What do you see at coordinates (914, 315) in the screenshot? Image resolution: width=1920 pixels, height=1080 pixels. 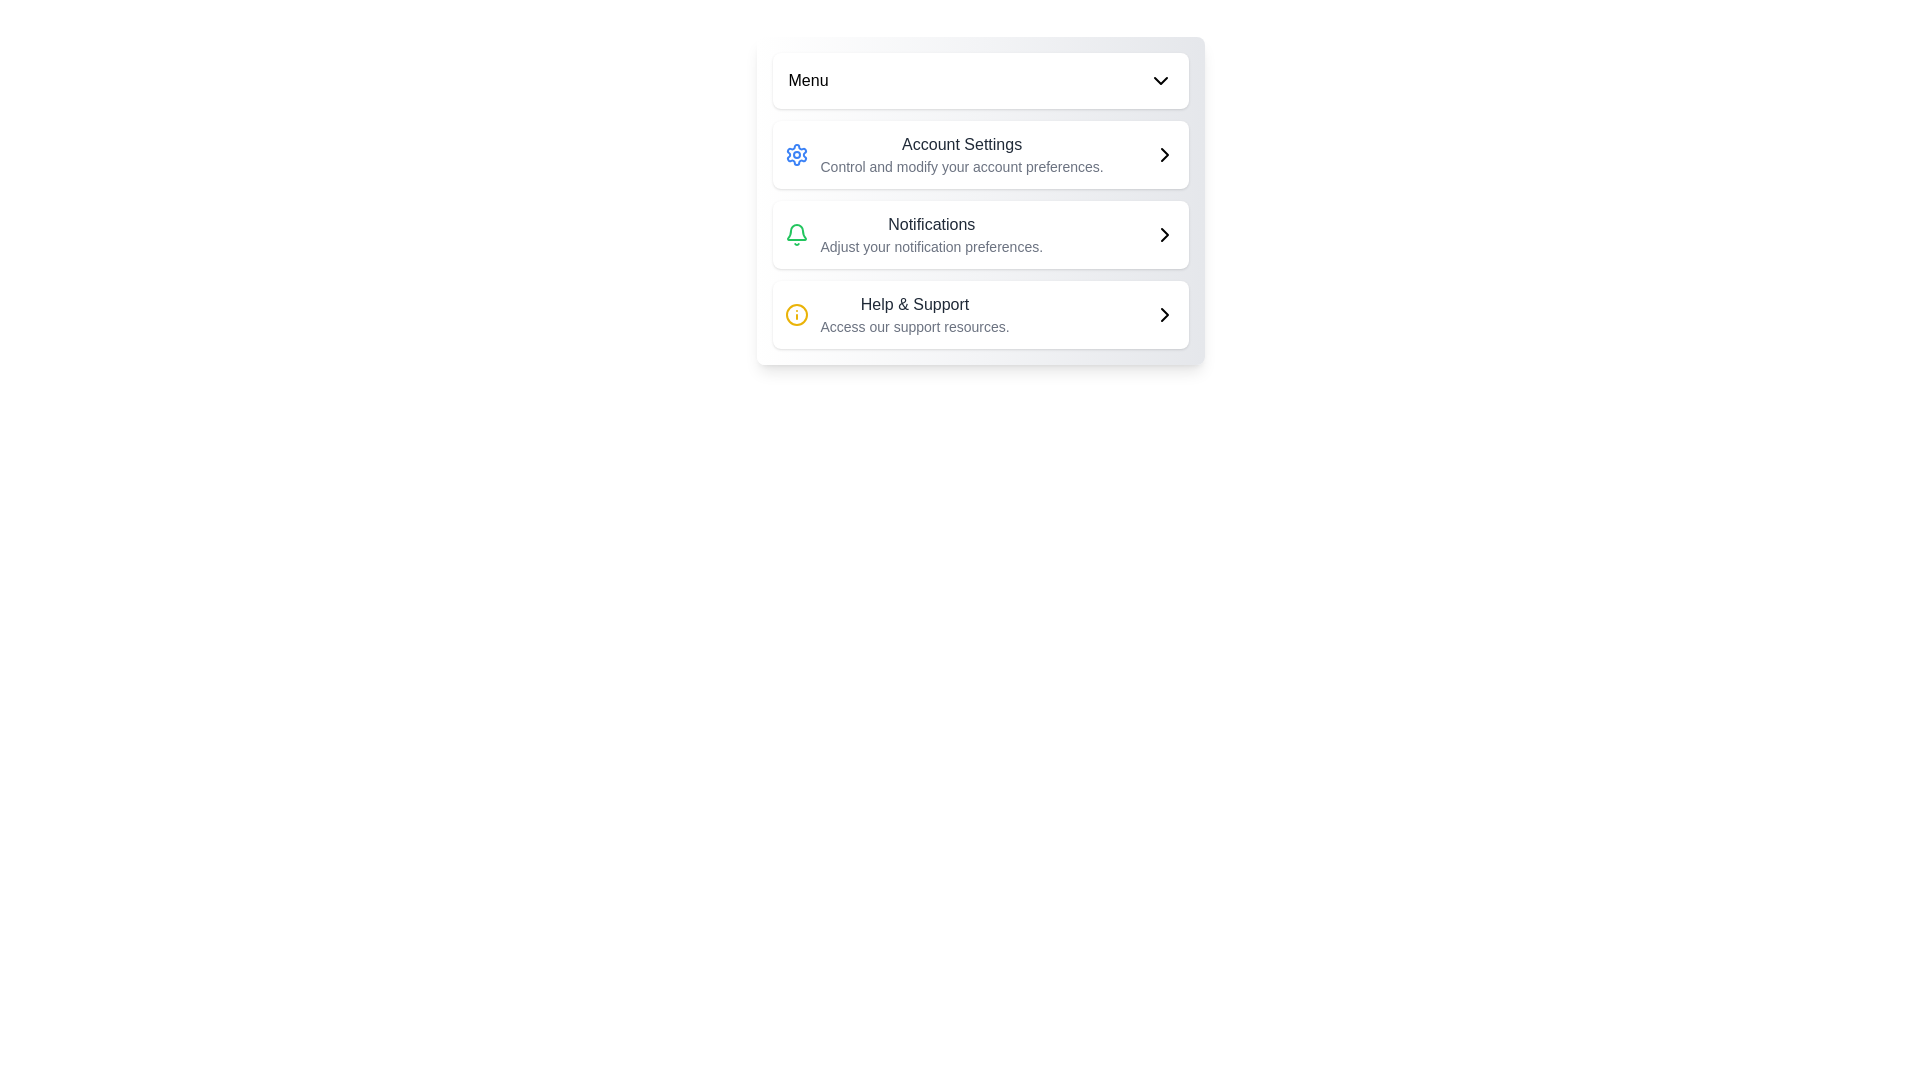 I see `the Text label that provides access to resources for help and support, located in the card-like menu structure beneath the 'Notifications' row` at bounding box center [914, 315].